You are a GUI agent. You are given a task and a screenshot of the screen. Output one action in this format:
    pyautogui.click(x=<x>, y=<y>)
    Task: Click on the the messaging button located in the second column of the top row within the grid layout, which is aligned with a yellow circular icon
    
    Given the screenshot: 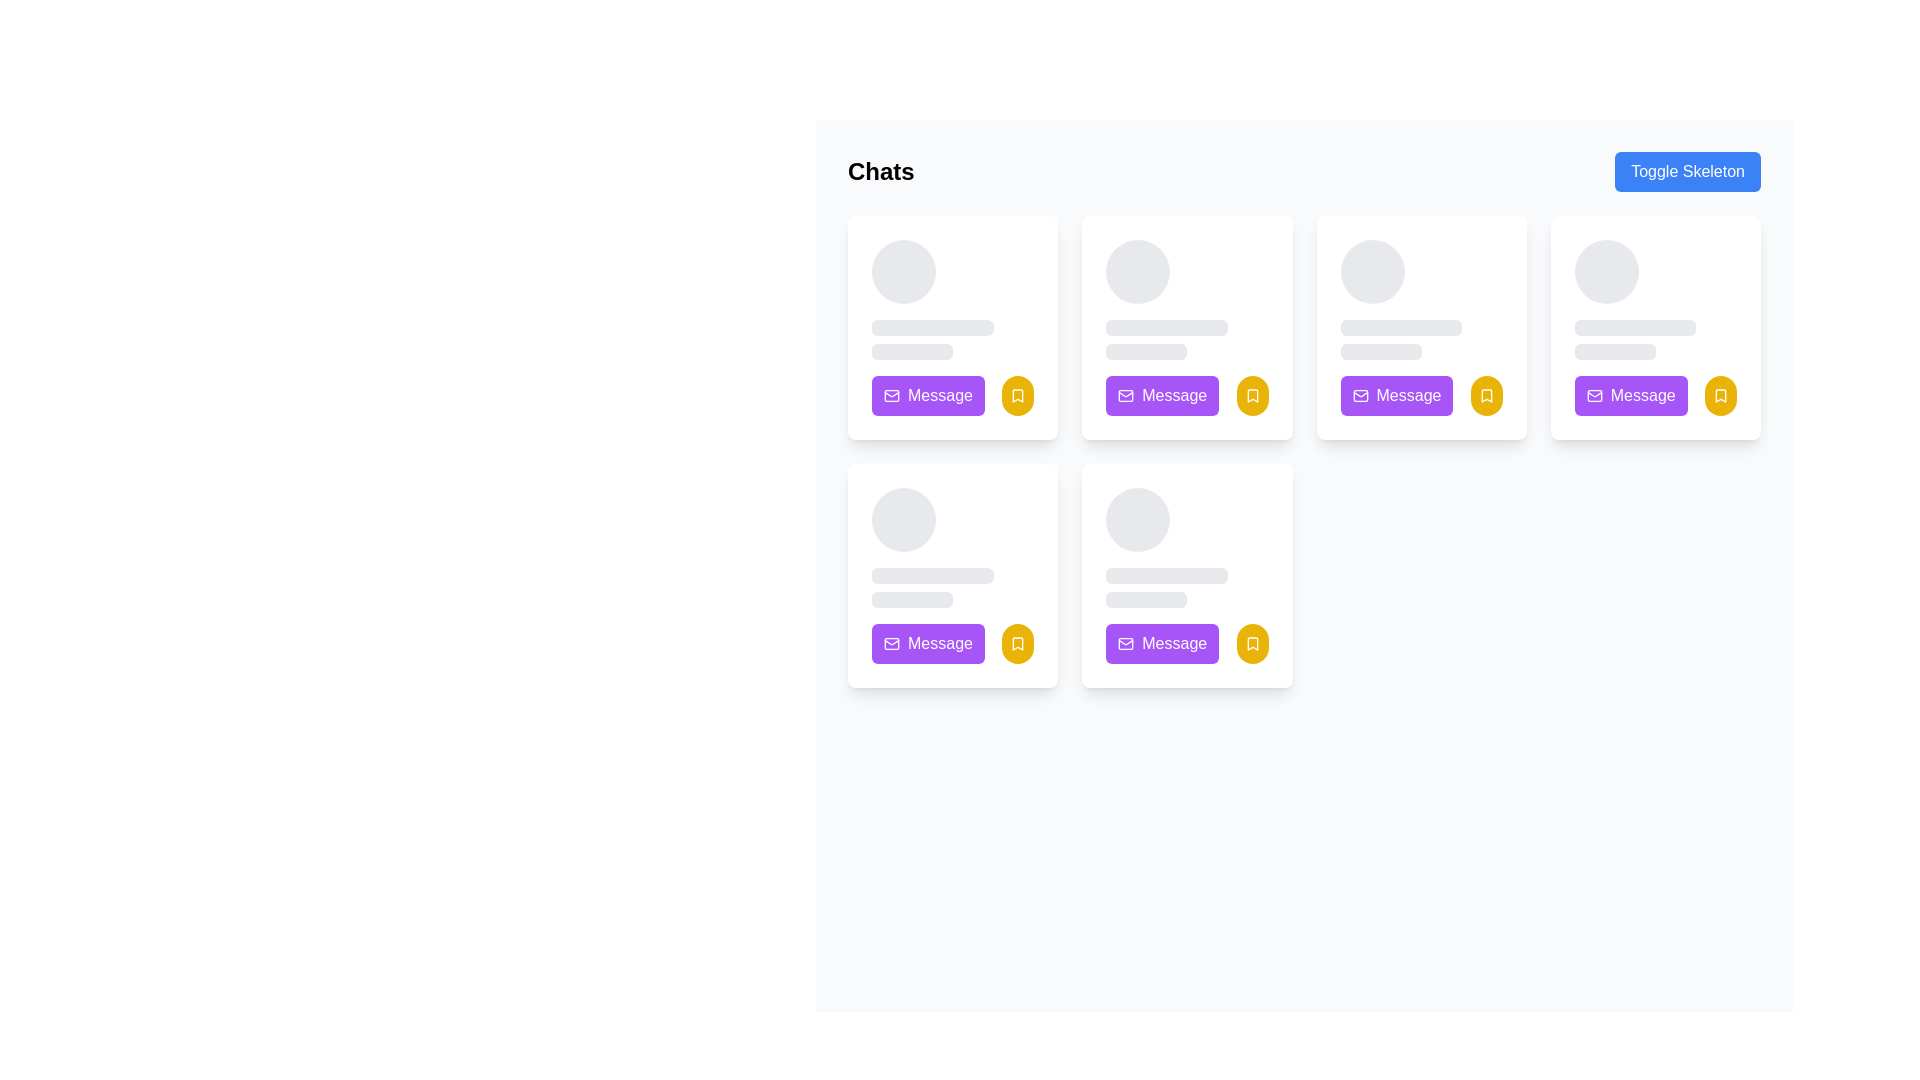 What is the action you would take?
    pyautogui.click(x=1162, y=396)
    